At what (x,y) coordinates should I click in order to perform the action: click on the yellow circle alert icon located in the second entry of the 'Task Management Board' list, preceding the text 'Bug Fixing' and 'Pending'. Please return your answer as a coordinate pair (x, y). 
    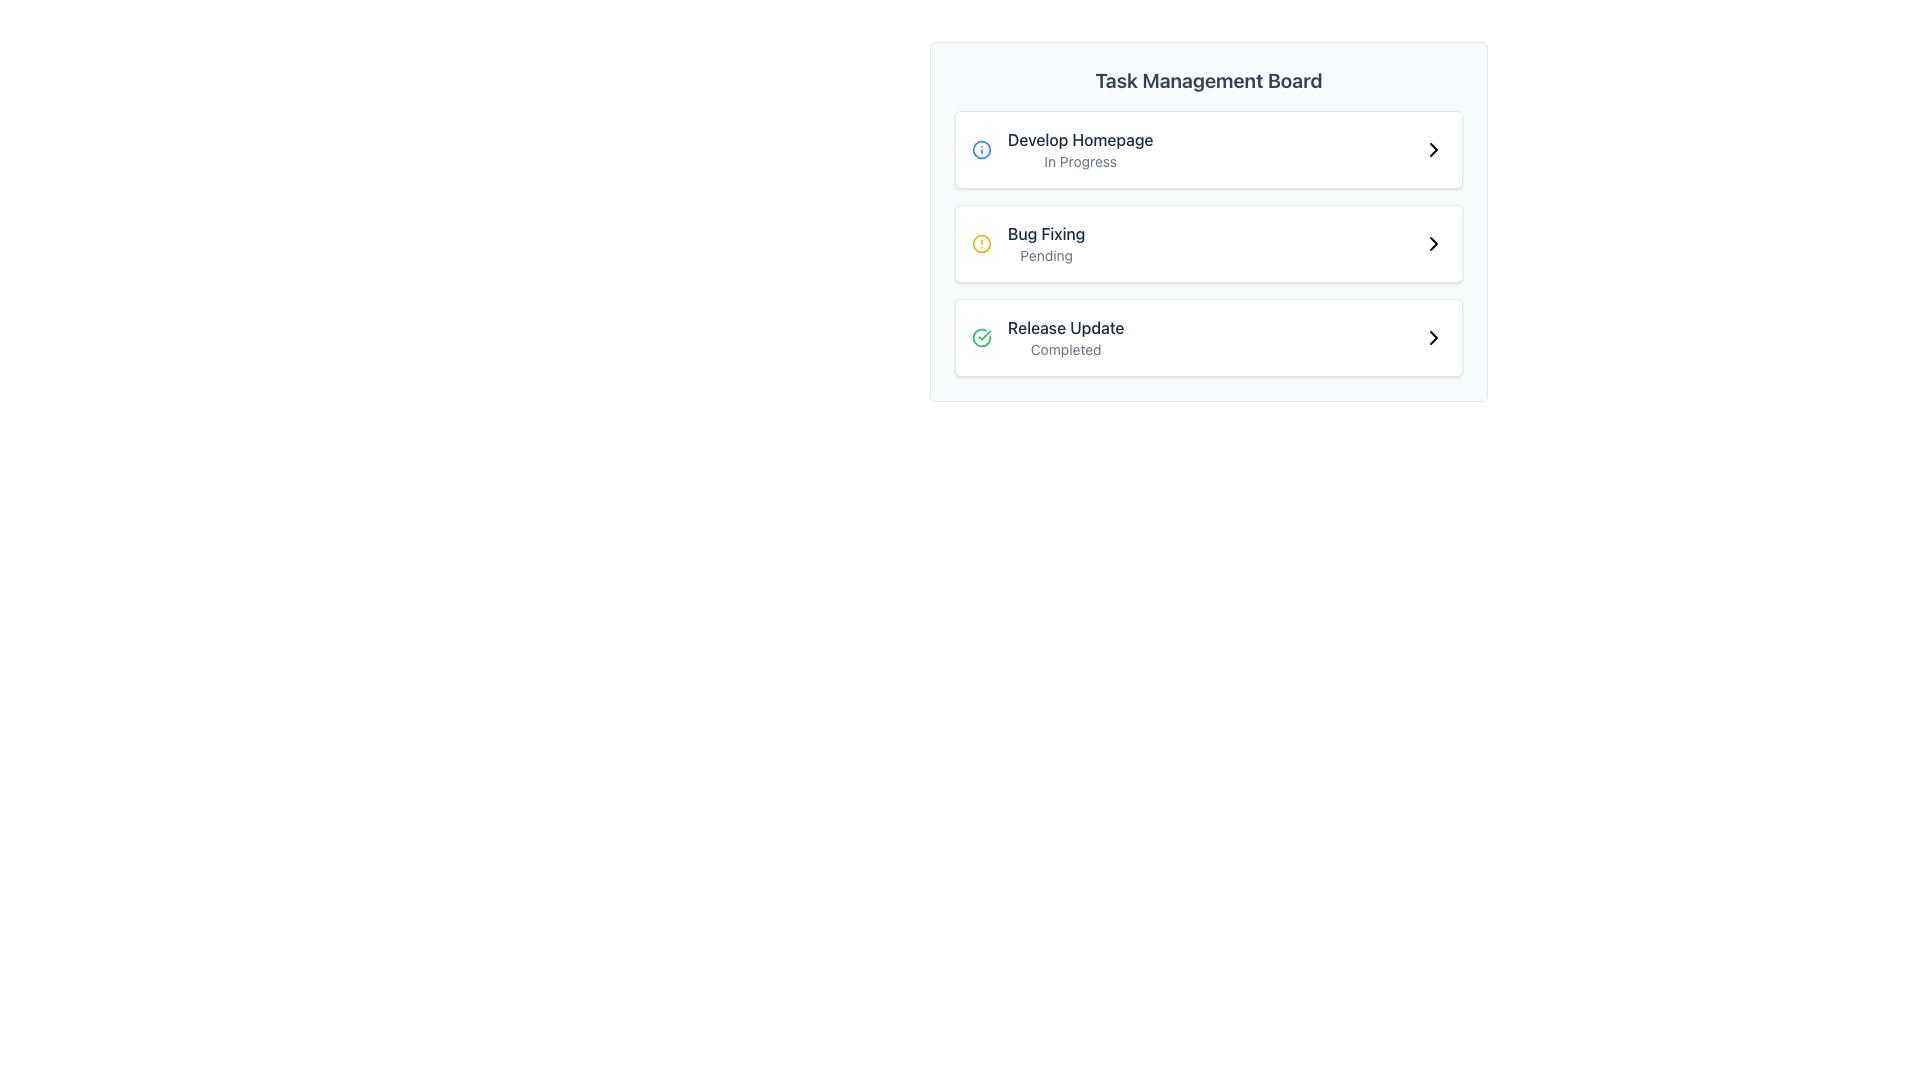
    Looking at the image, I should click on (982, 242).